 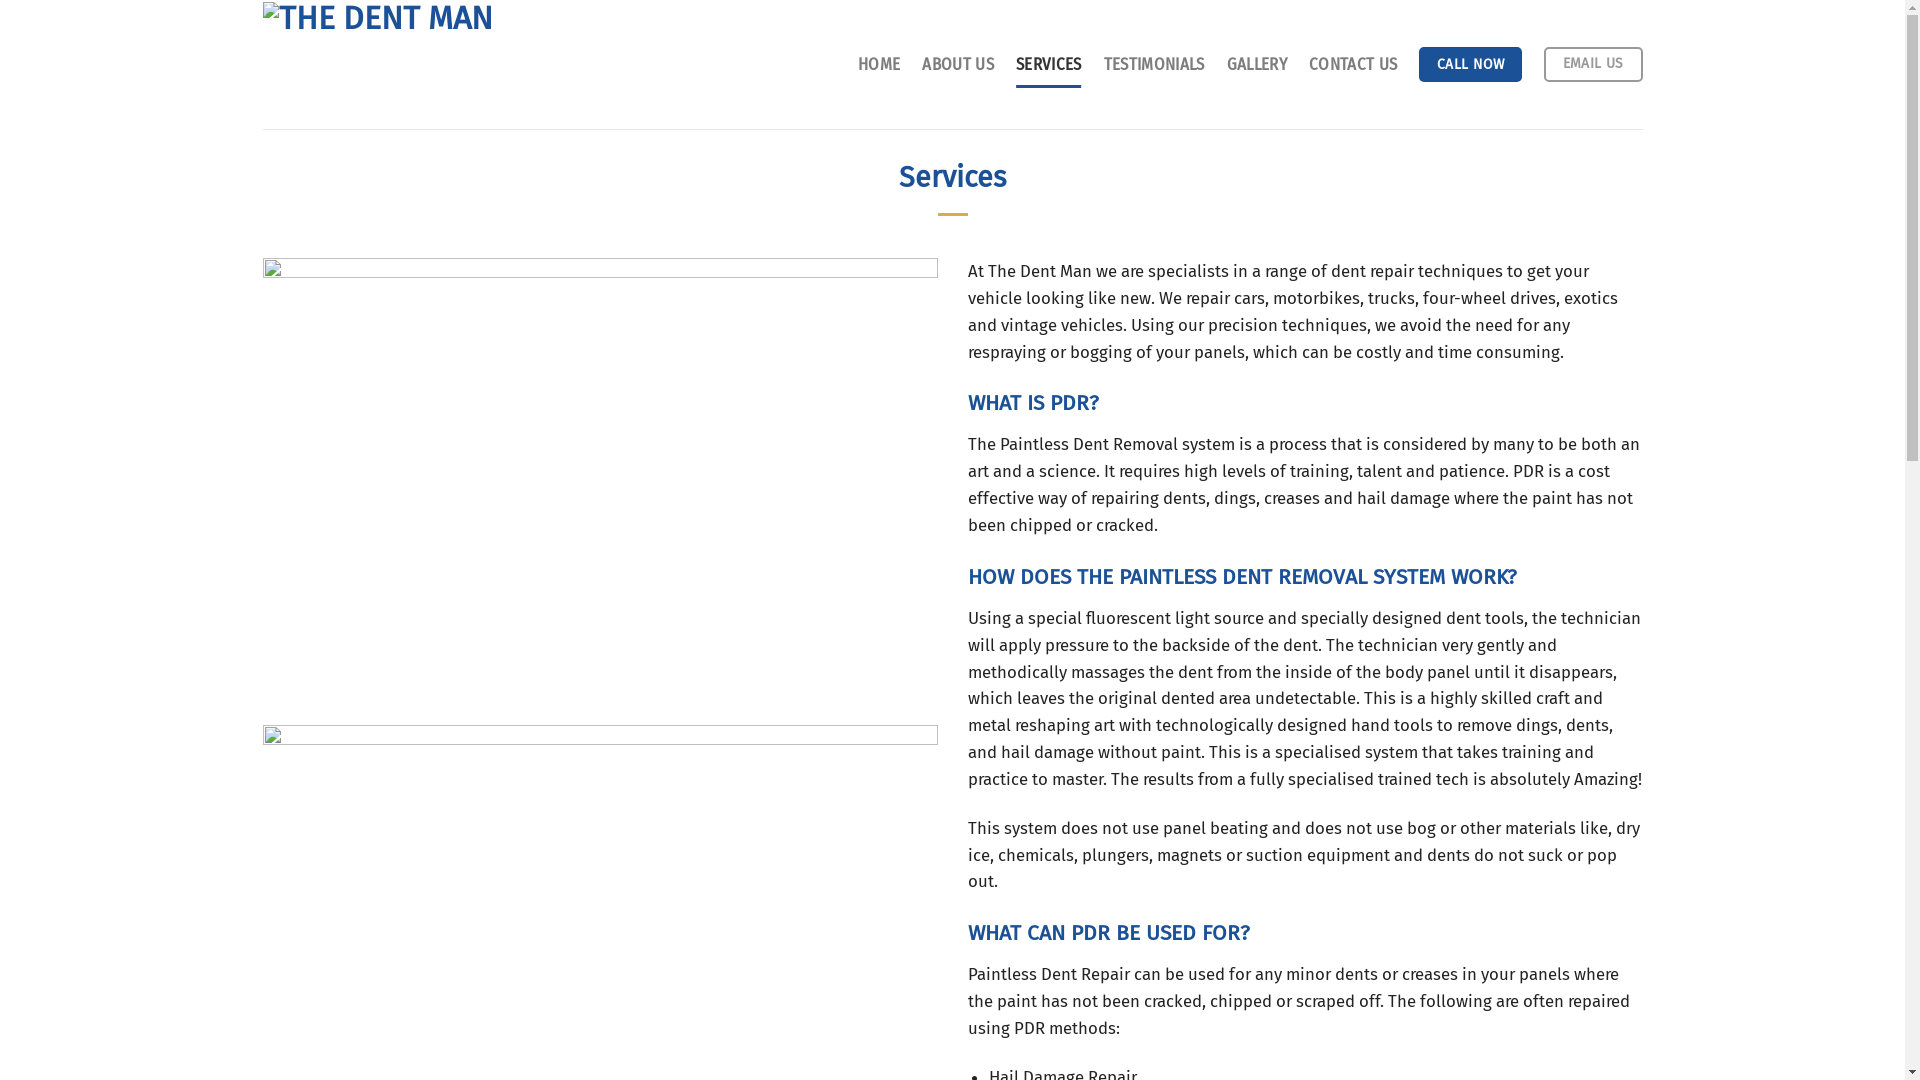 What do you see at coordinates (1543, 63) in the screenshot?
I see `'EMAIL US'` at bounding box center [1543, 63].